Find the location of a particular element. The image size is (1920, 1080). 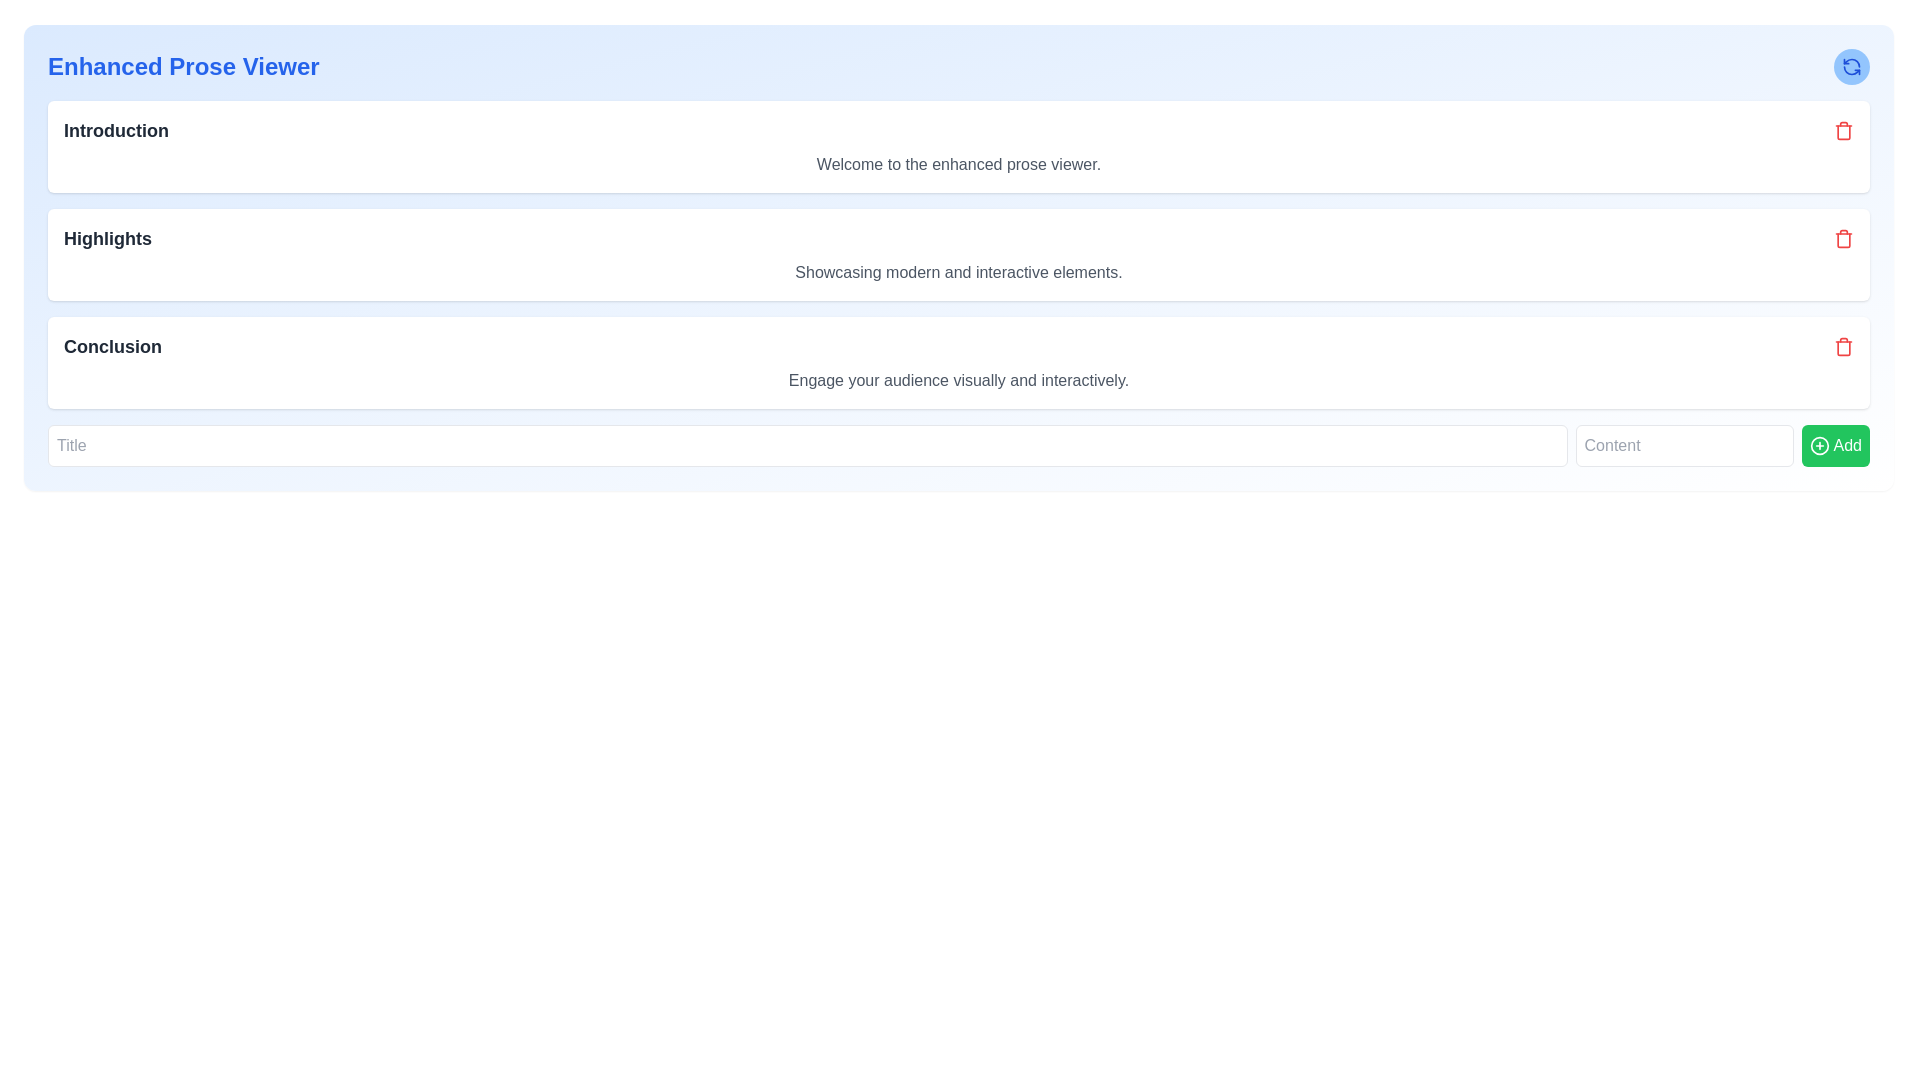

the trash can icon located at the far right of the header section of the 'Highlights' card is located at coordinates (1842, 238).